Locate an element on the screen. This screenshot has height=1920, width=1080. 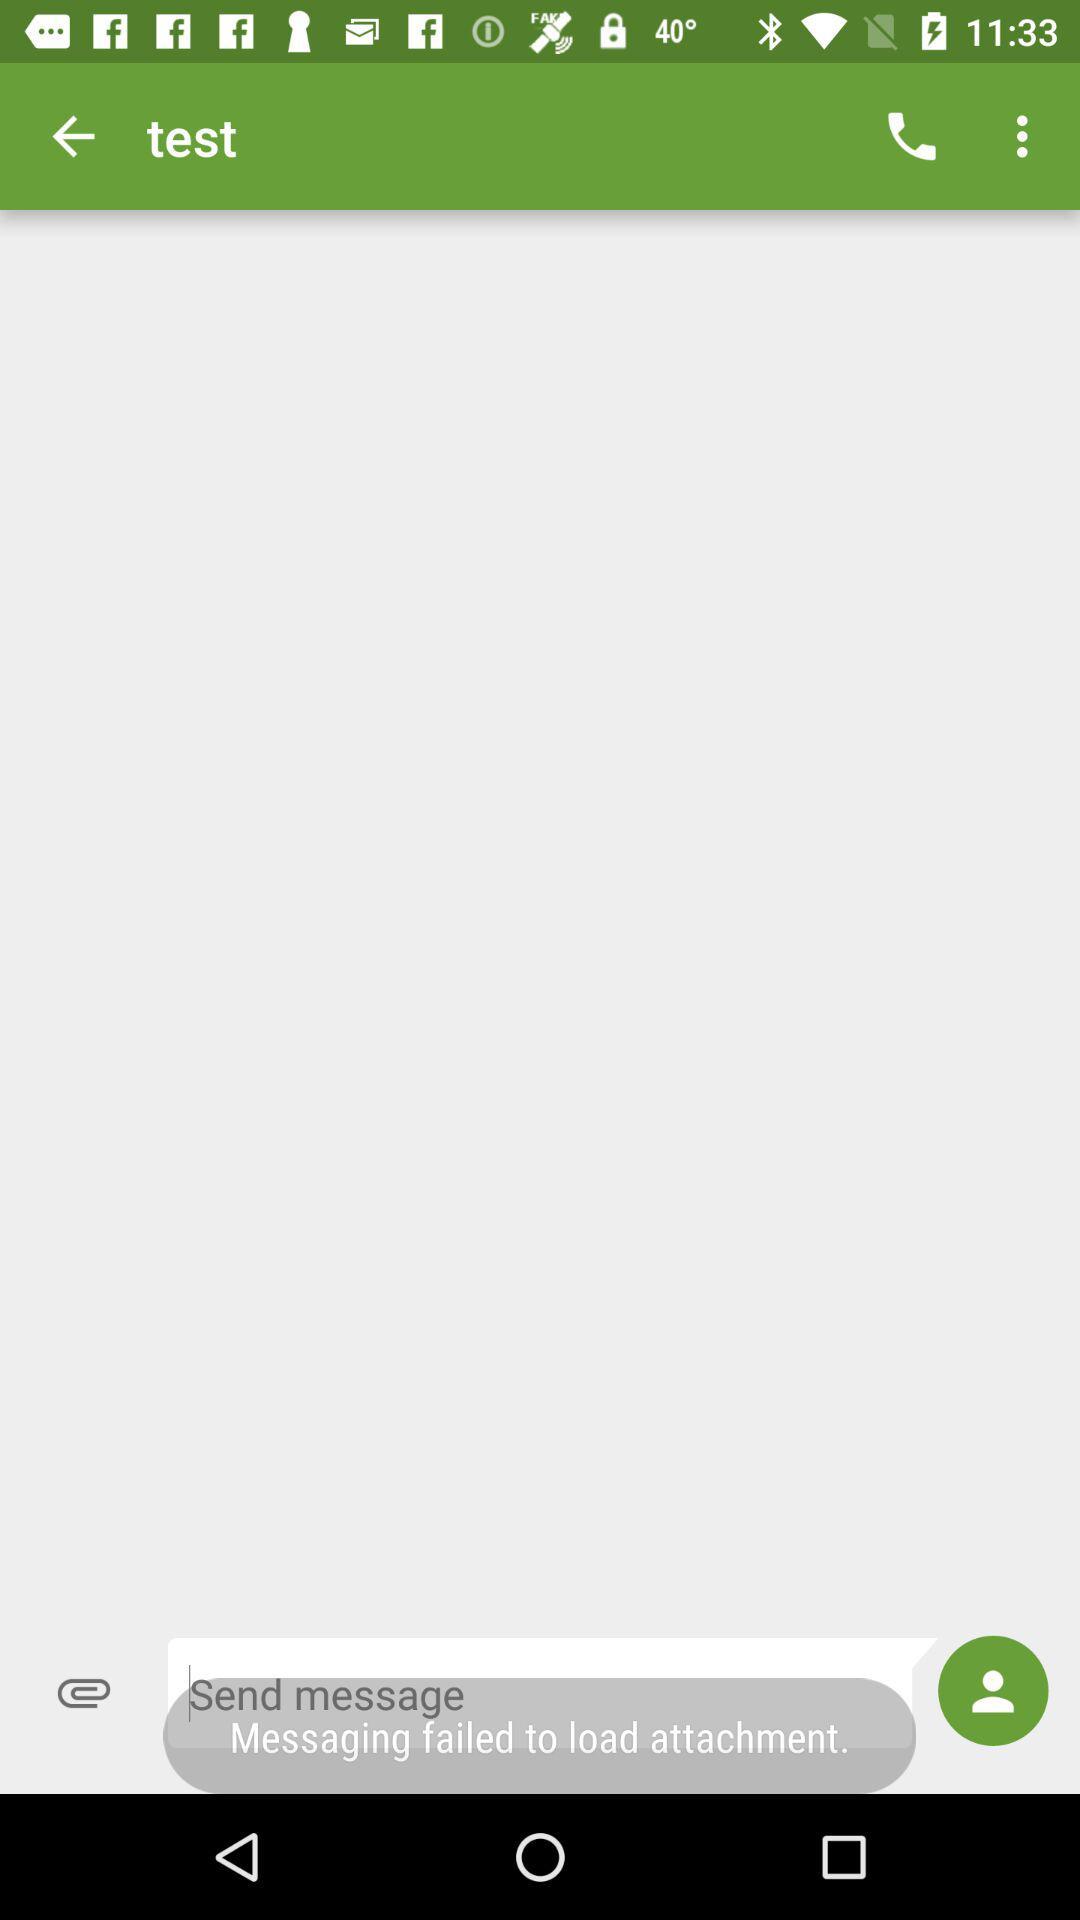
the avatar icon is located at coordinates (993, 1689).